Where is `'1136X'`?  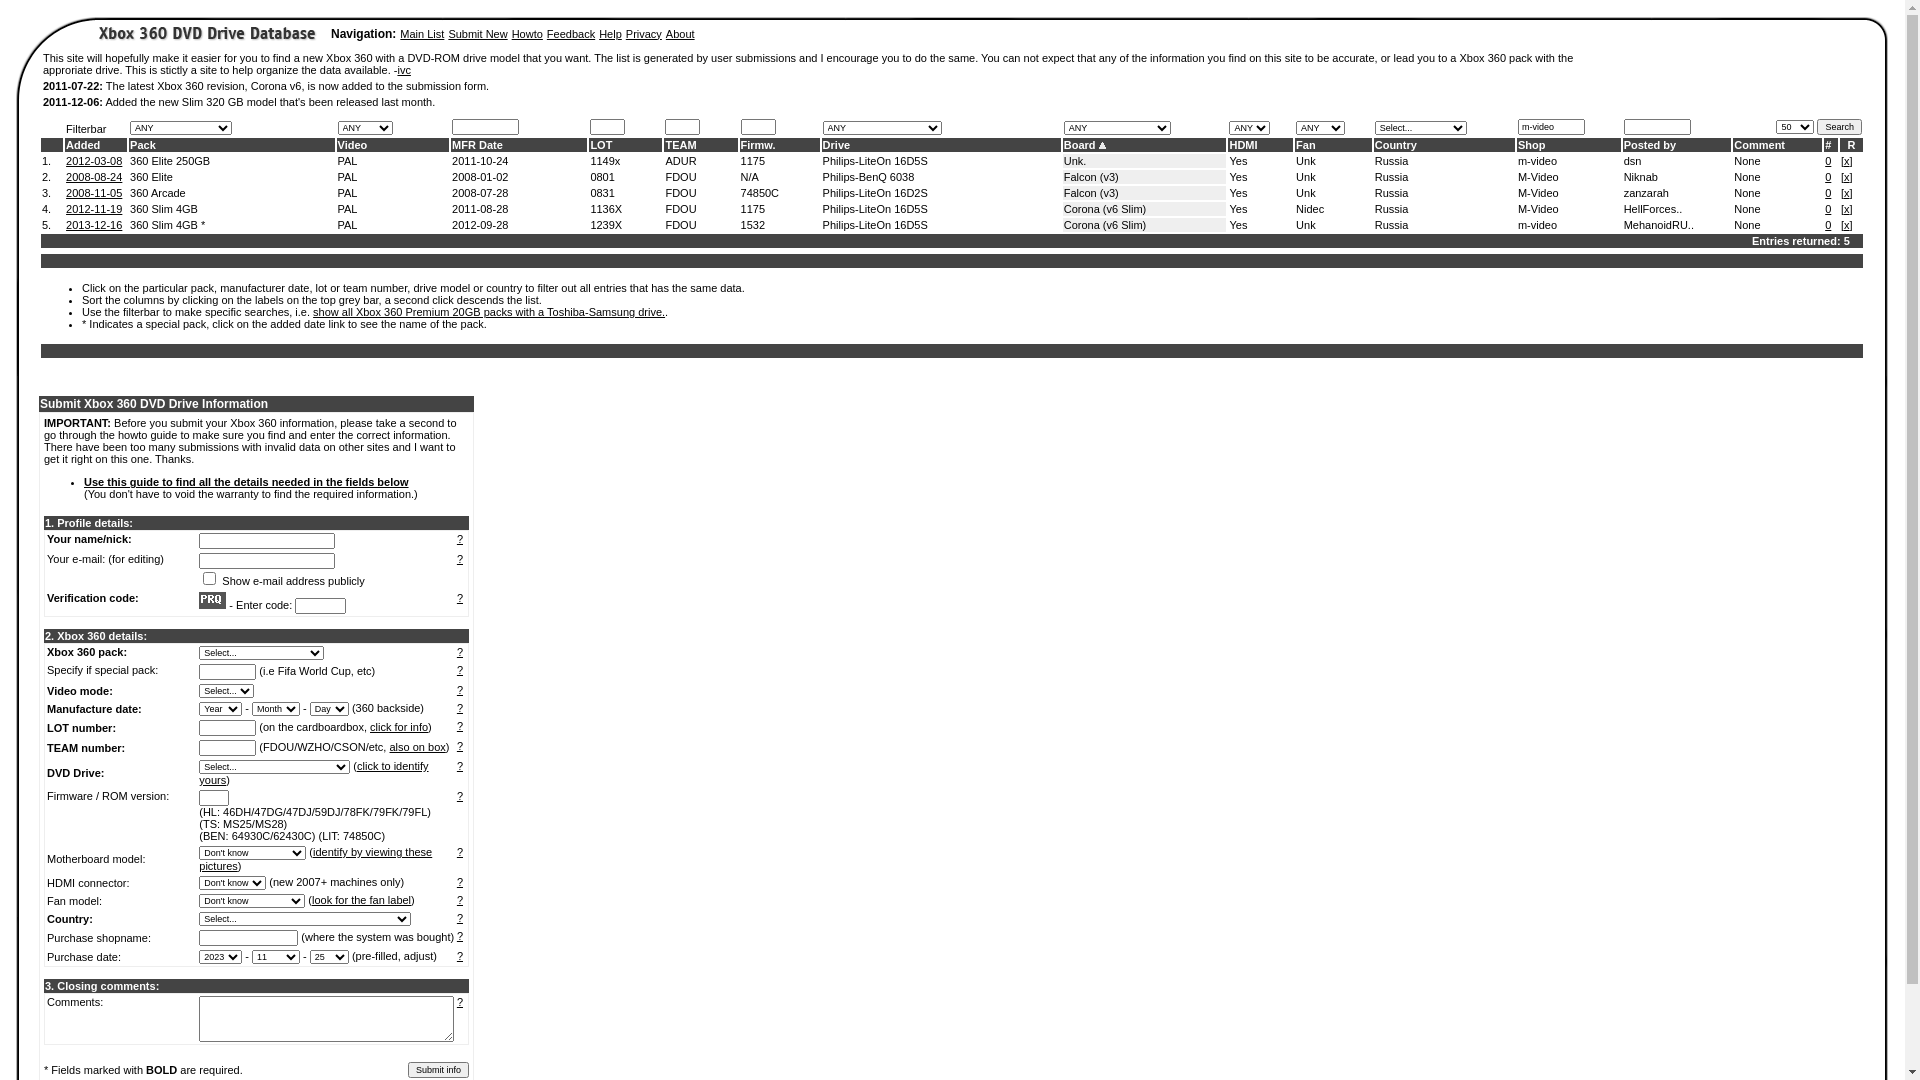
'1136X' is located at coordinates (604, 208).